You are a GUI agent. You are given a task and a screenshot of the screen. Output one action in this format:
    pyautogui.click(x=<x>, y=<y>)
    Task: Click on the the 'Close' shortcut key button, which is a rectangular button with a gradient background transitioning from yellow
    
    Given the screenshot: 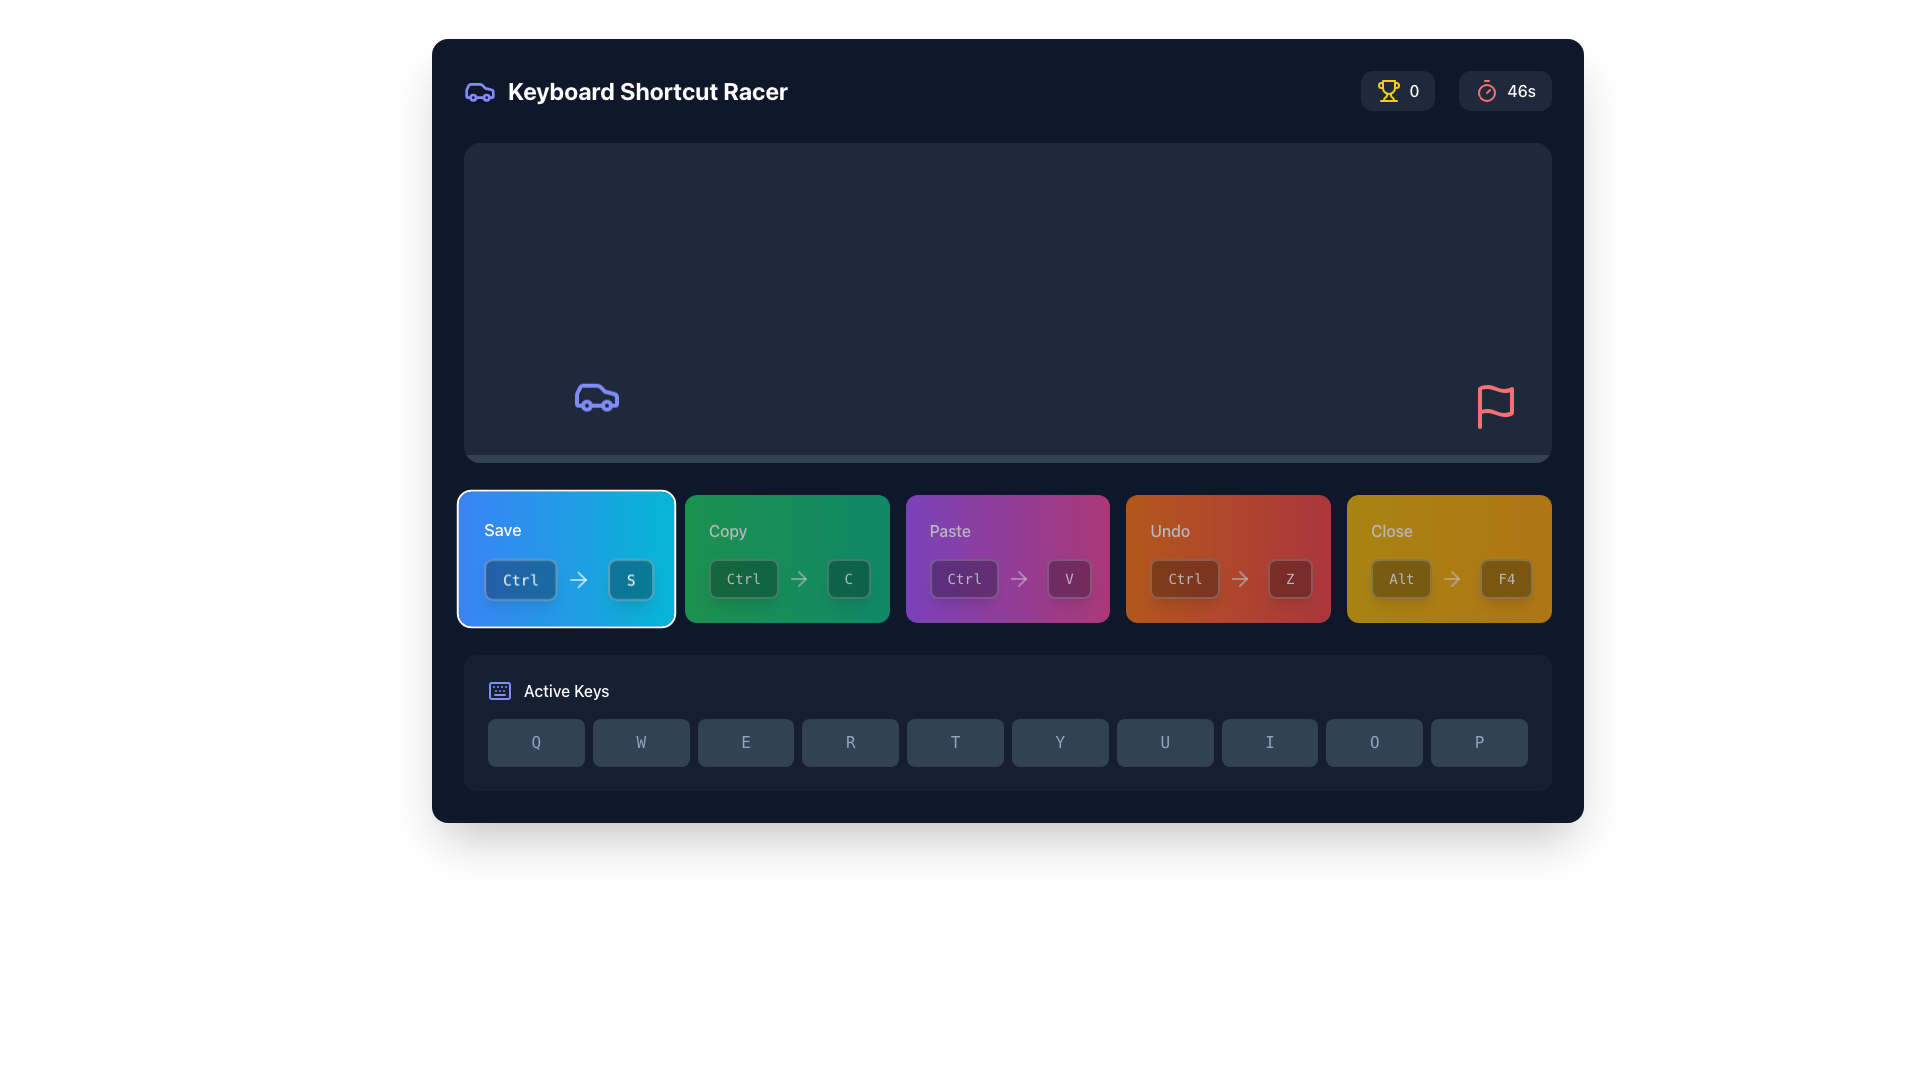 What is the action you would take?
    pyautogui.click(x=1449, y=559)
    